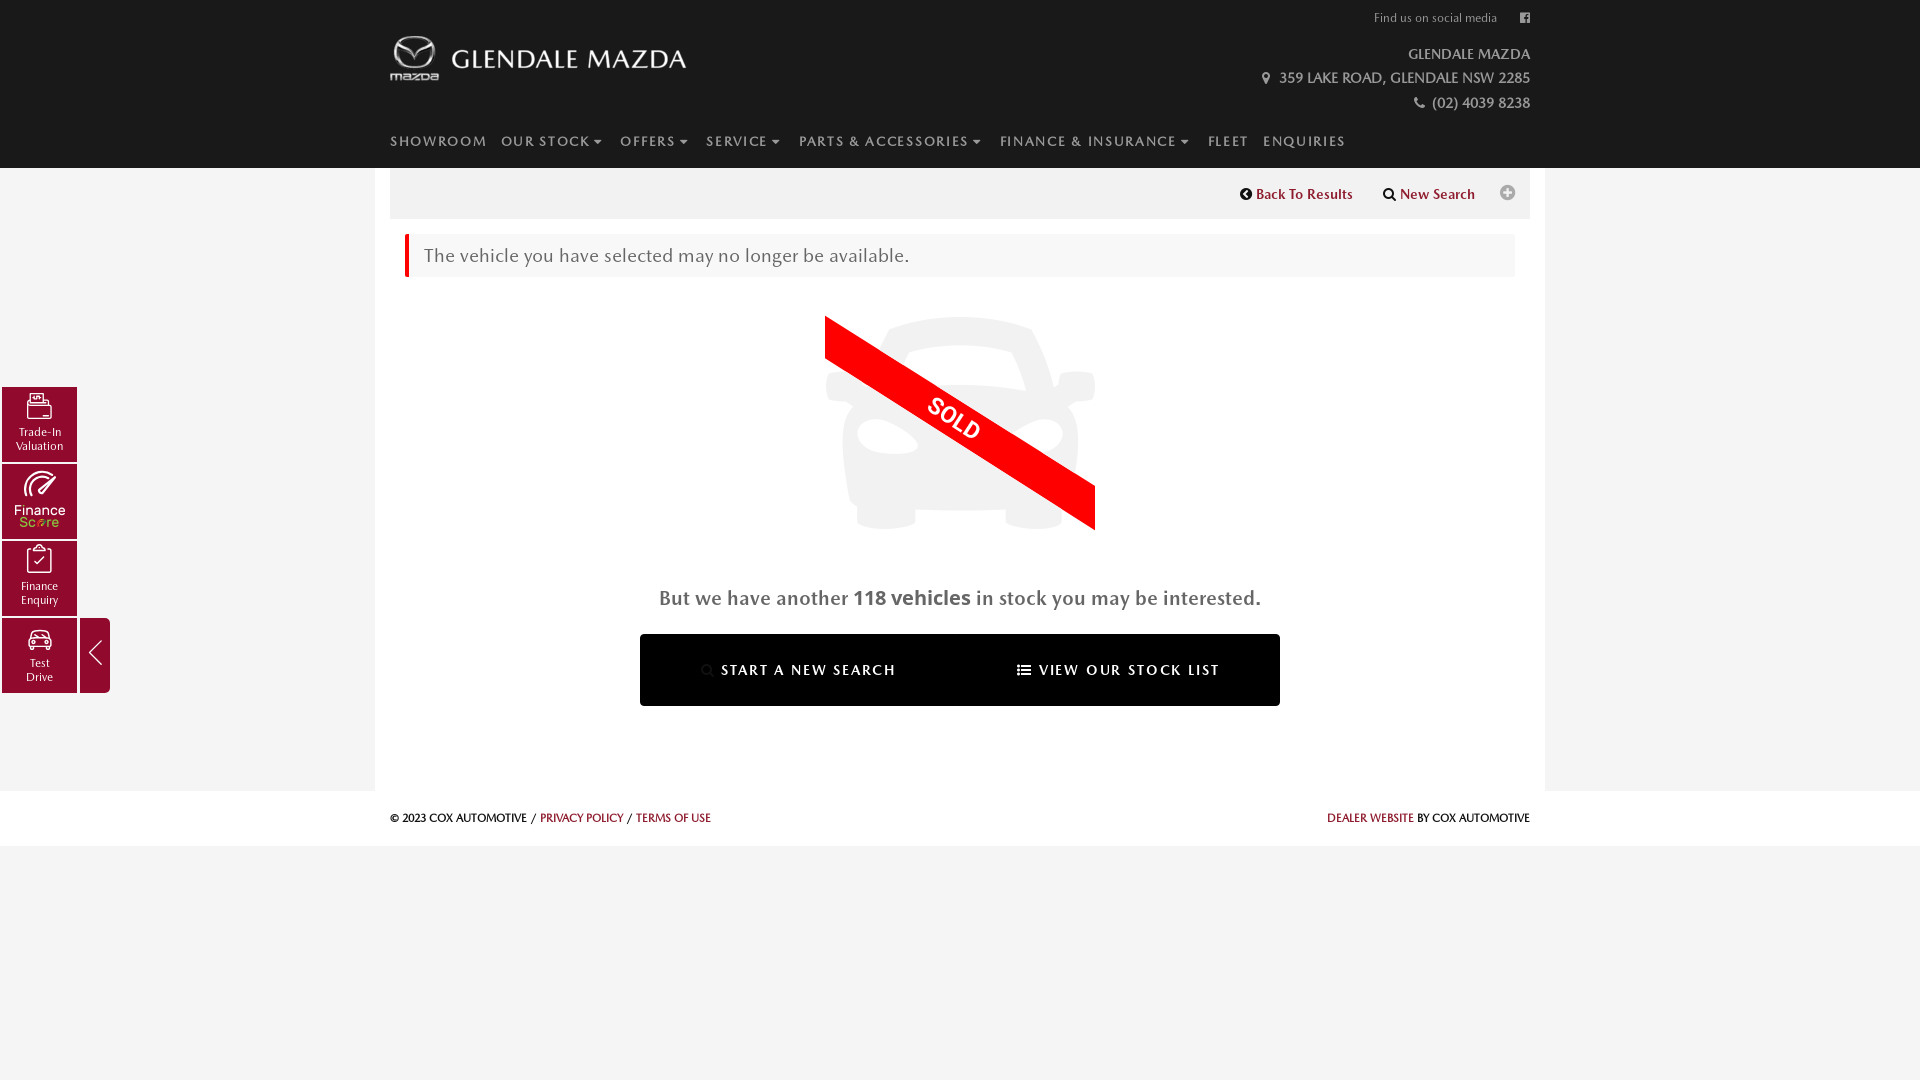 Image resolution: width=1920 pixels, height=1080 pixels. What do you see at coordinates (1, 655) in the screenshot?
I see `'Test` at bounding box center [1, 655].